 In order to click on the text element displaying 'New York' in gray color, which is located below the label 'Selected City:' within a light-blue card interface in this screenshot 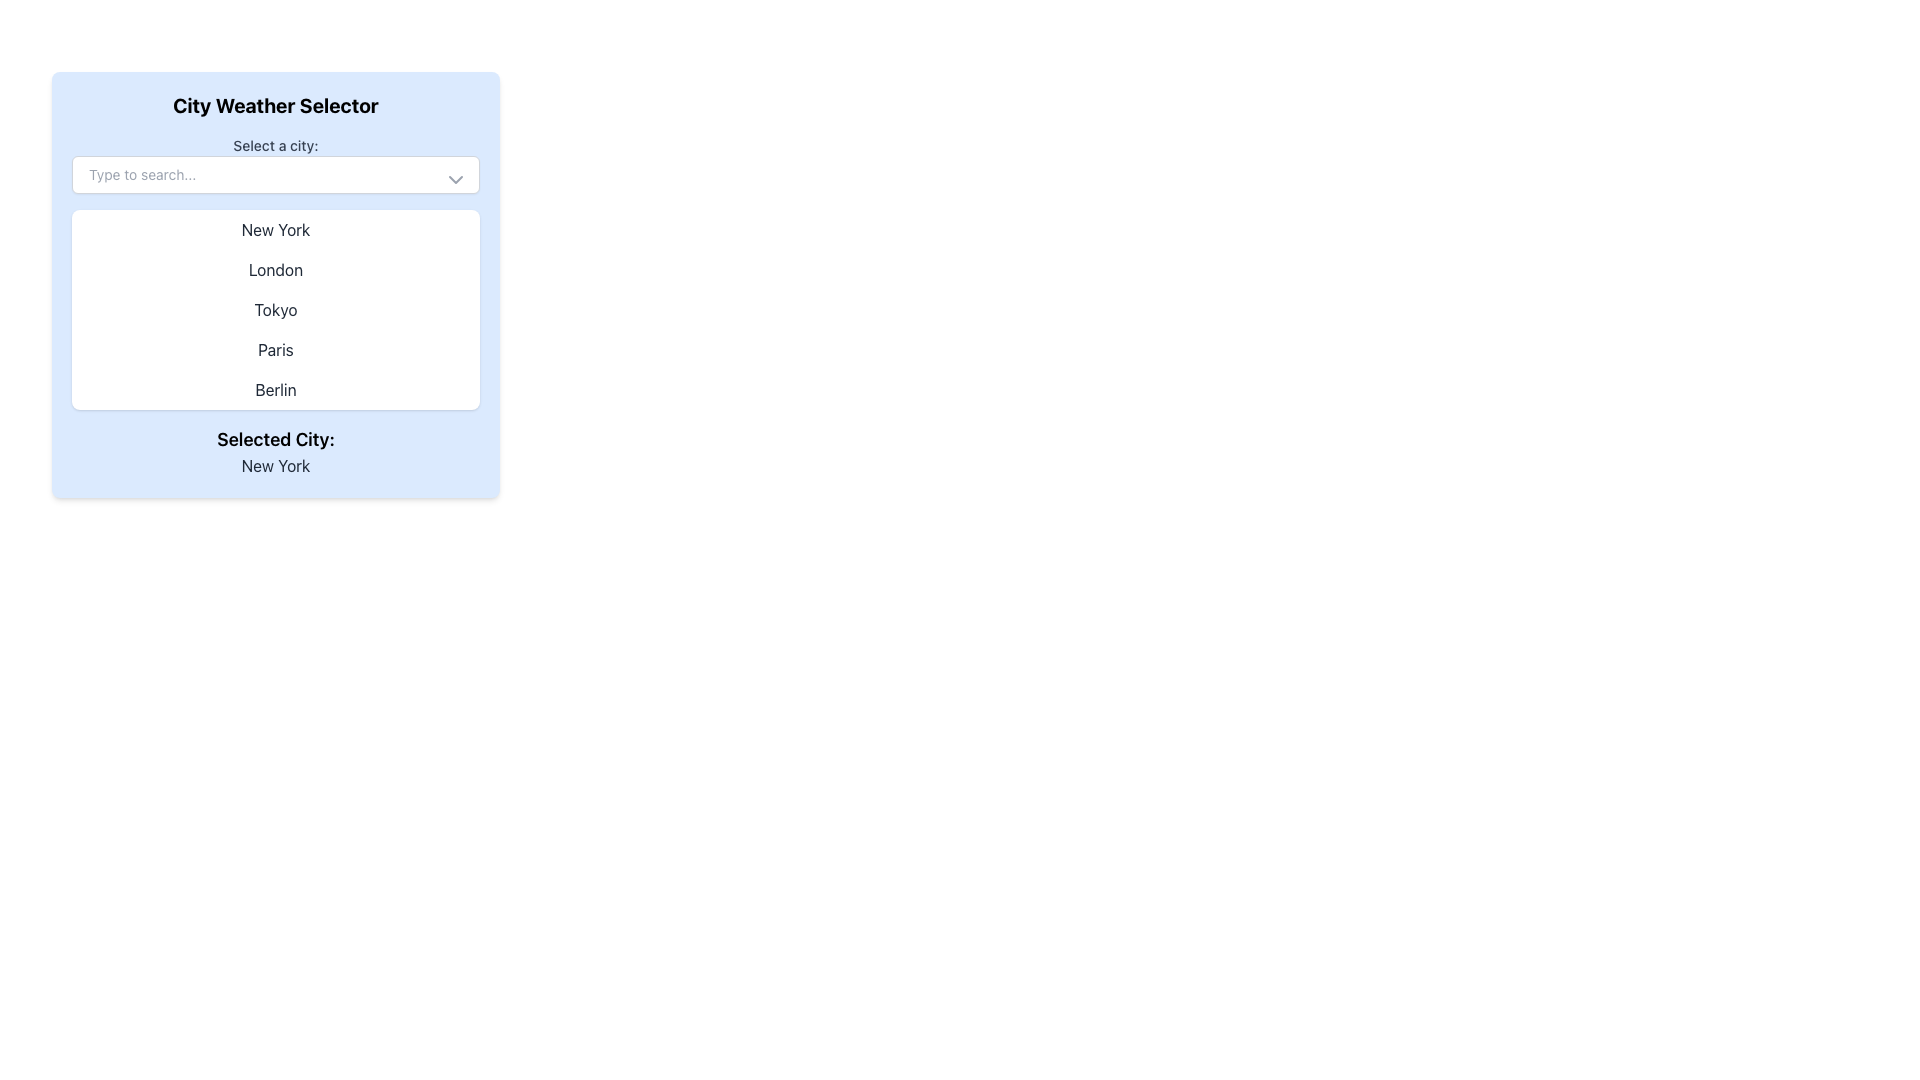, I will do `click(274, 466)`.